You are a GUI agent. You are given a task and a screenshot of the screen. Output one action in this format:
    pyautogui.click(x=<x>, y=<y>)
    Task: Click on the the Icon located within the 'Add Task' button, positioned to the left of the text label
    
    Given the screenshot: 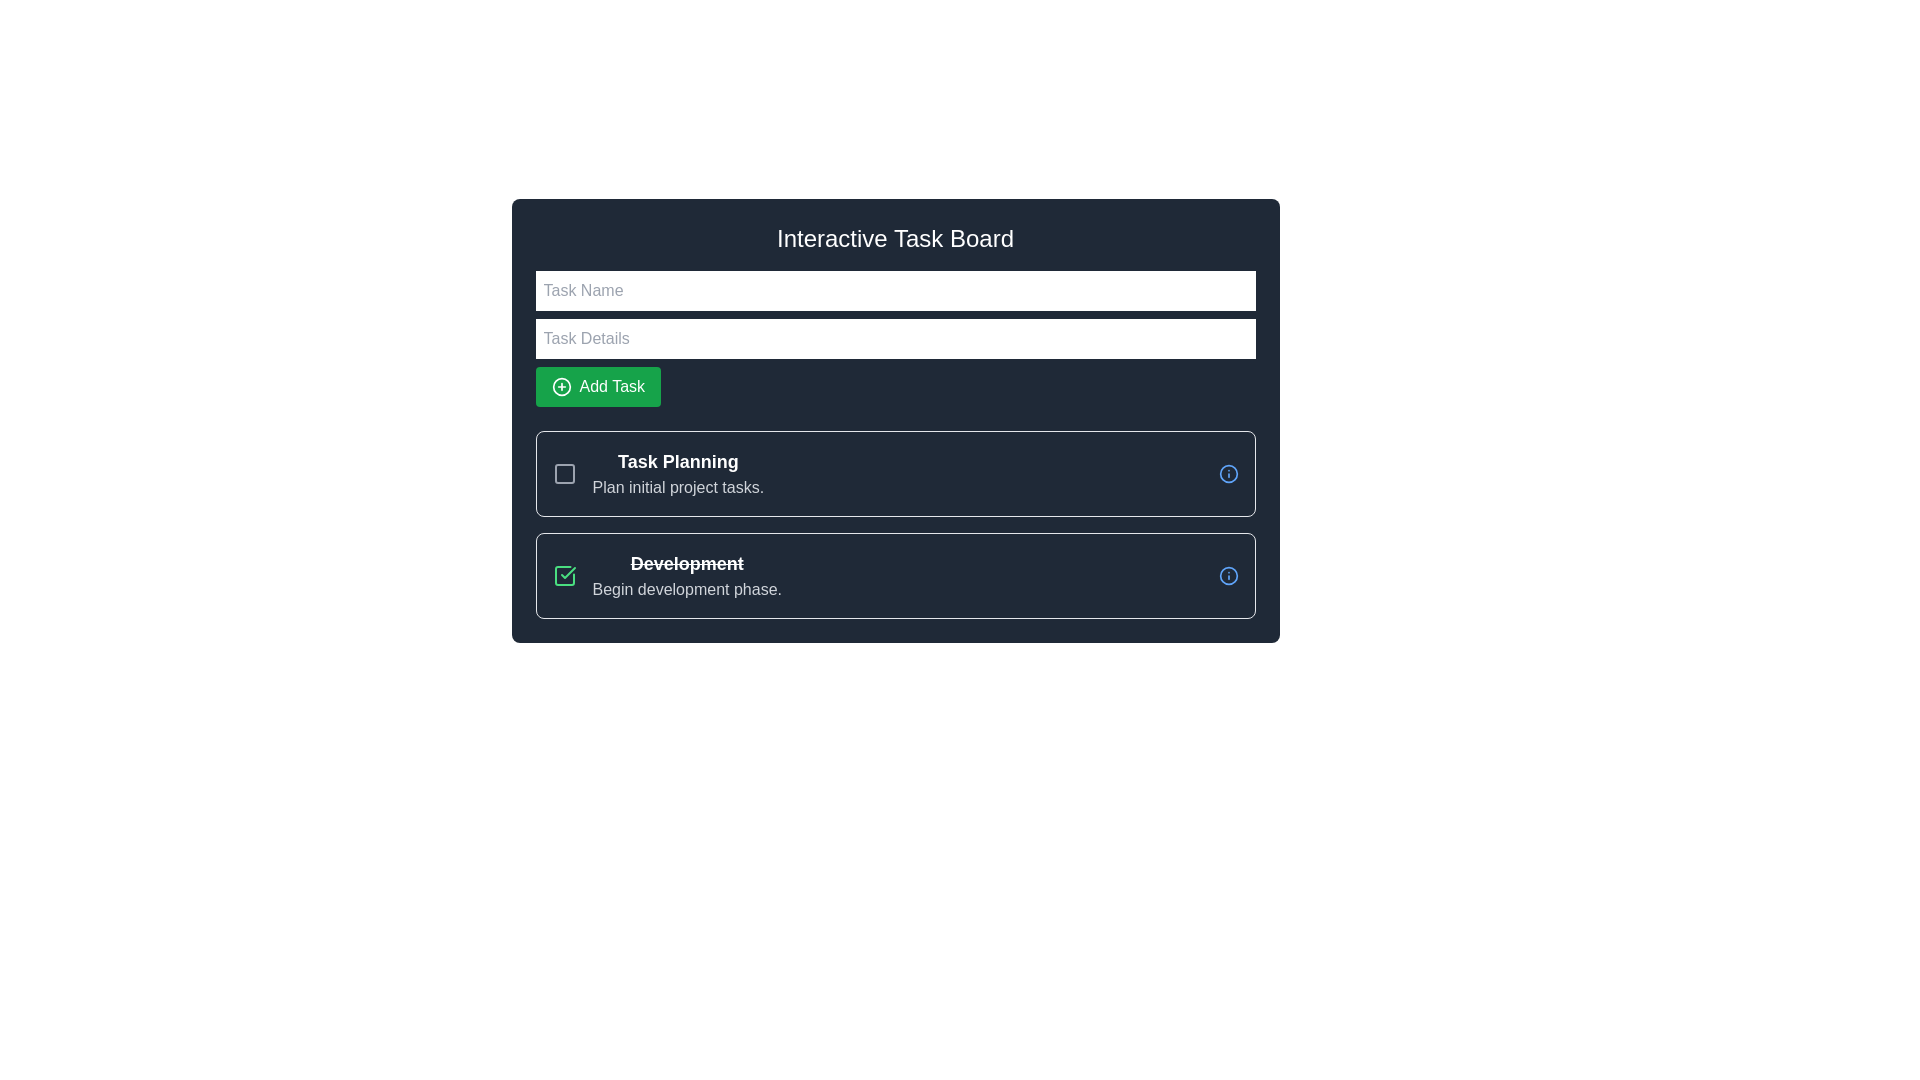 What is the action you would take?
    pyautogui.click(x=560, y=386)
    